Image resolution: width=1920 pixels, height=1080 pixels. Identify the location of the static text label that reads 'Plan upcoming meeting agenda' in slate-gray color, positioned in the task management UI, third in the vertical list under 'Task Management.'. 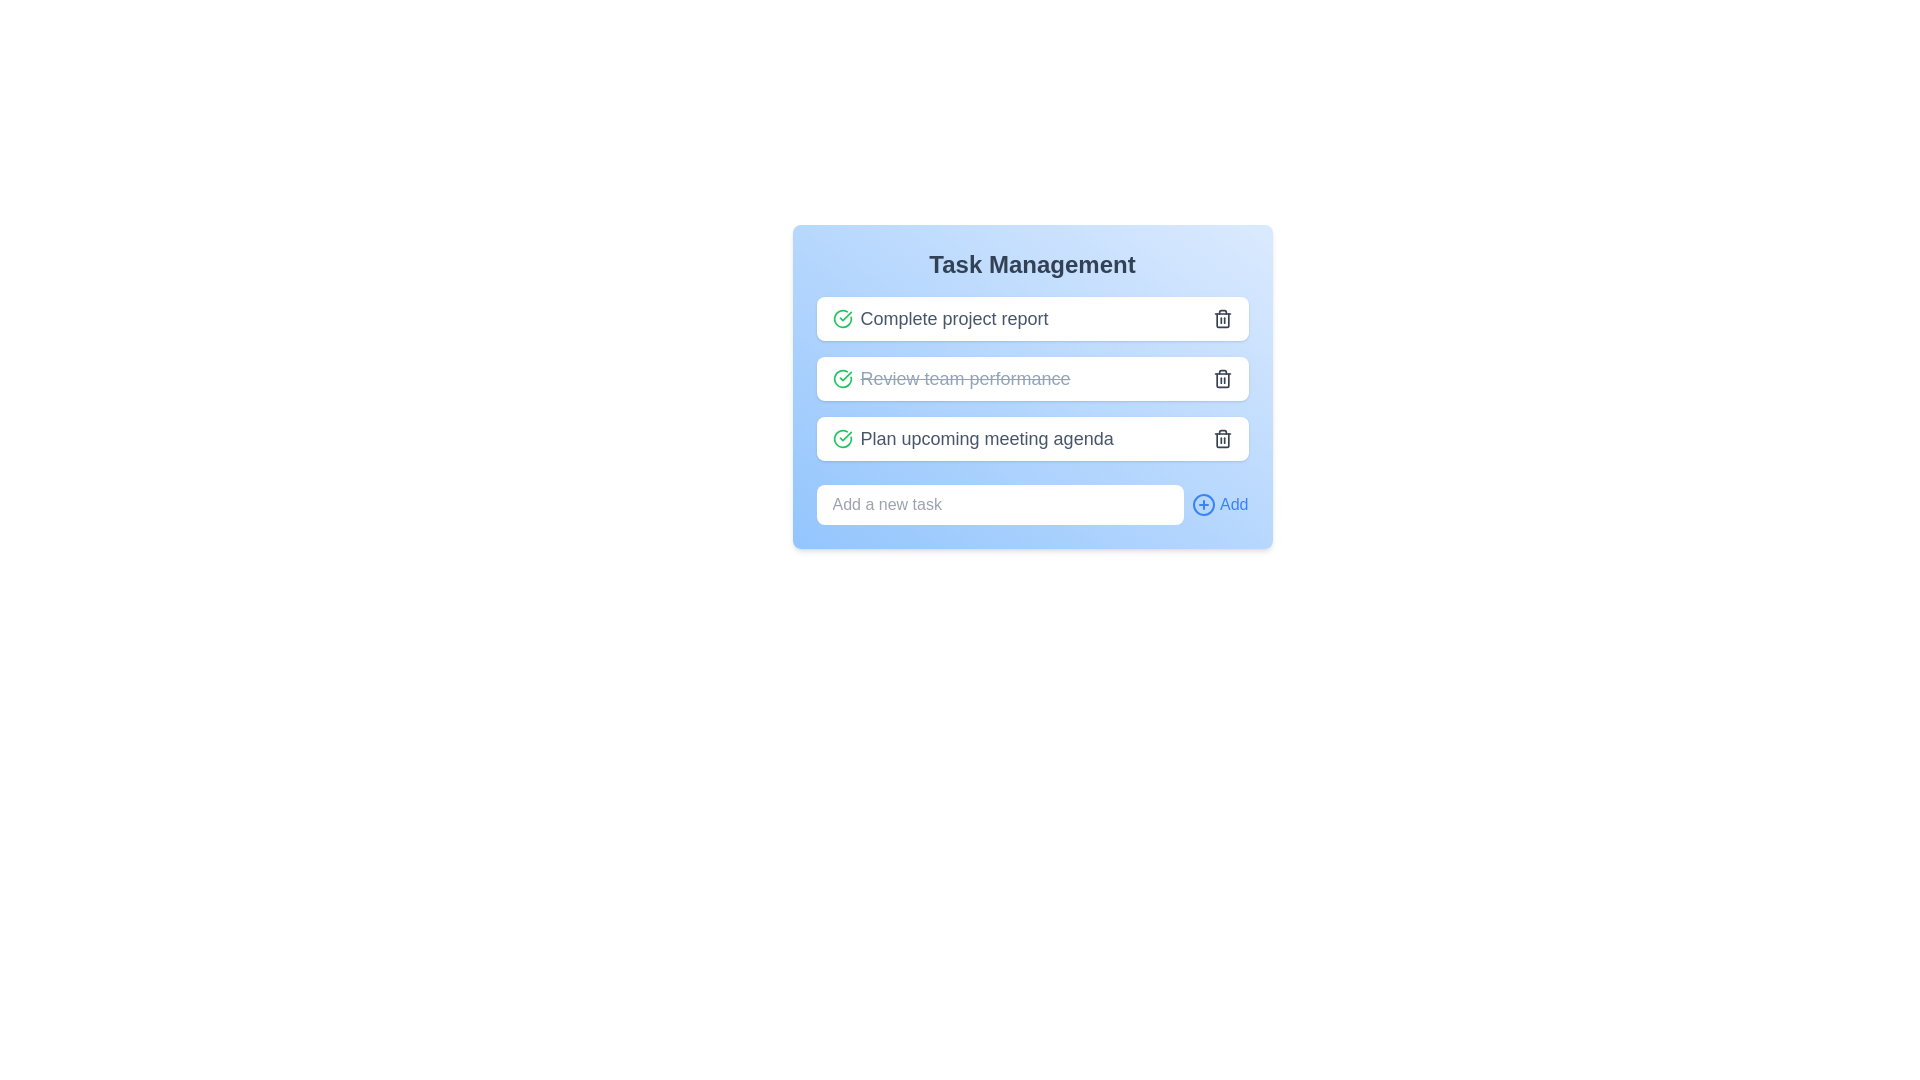
(987, 438).